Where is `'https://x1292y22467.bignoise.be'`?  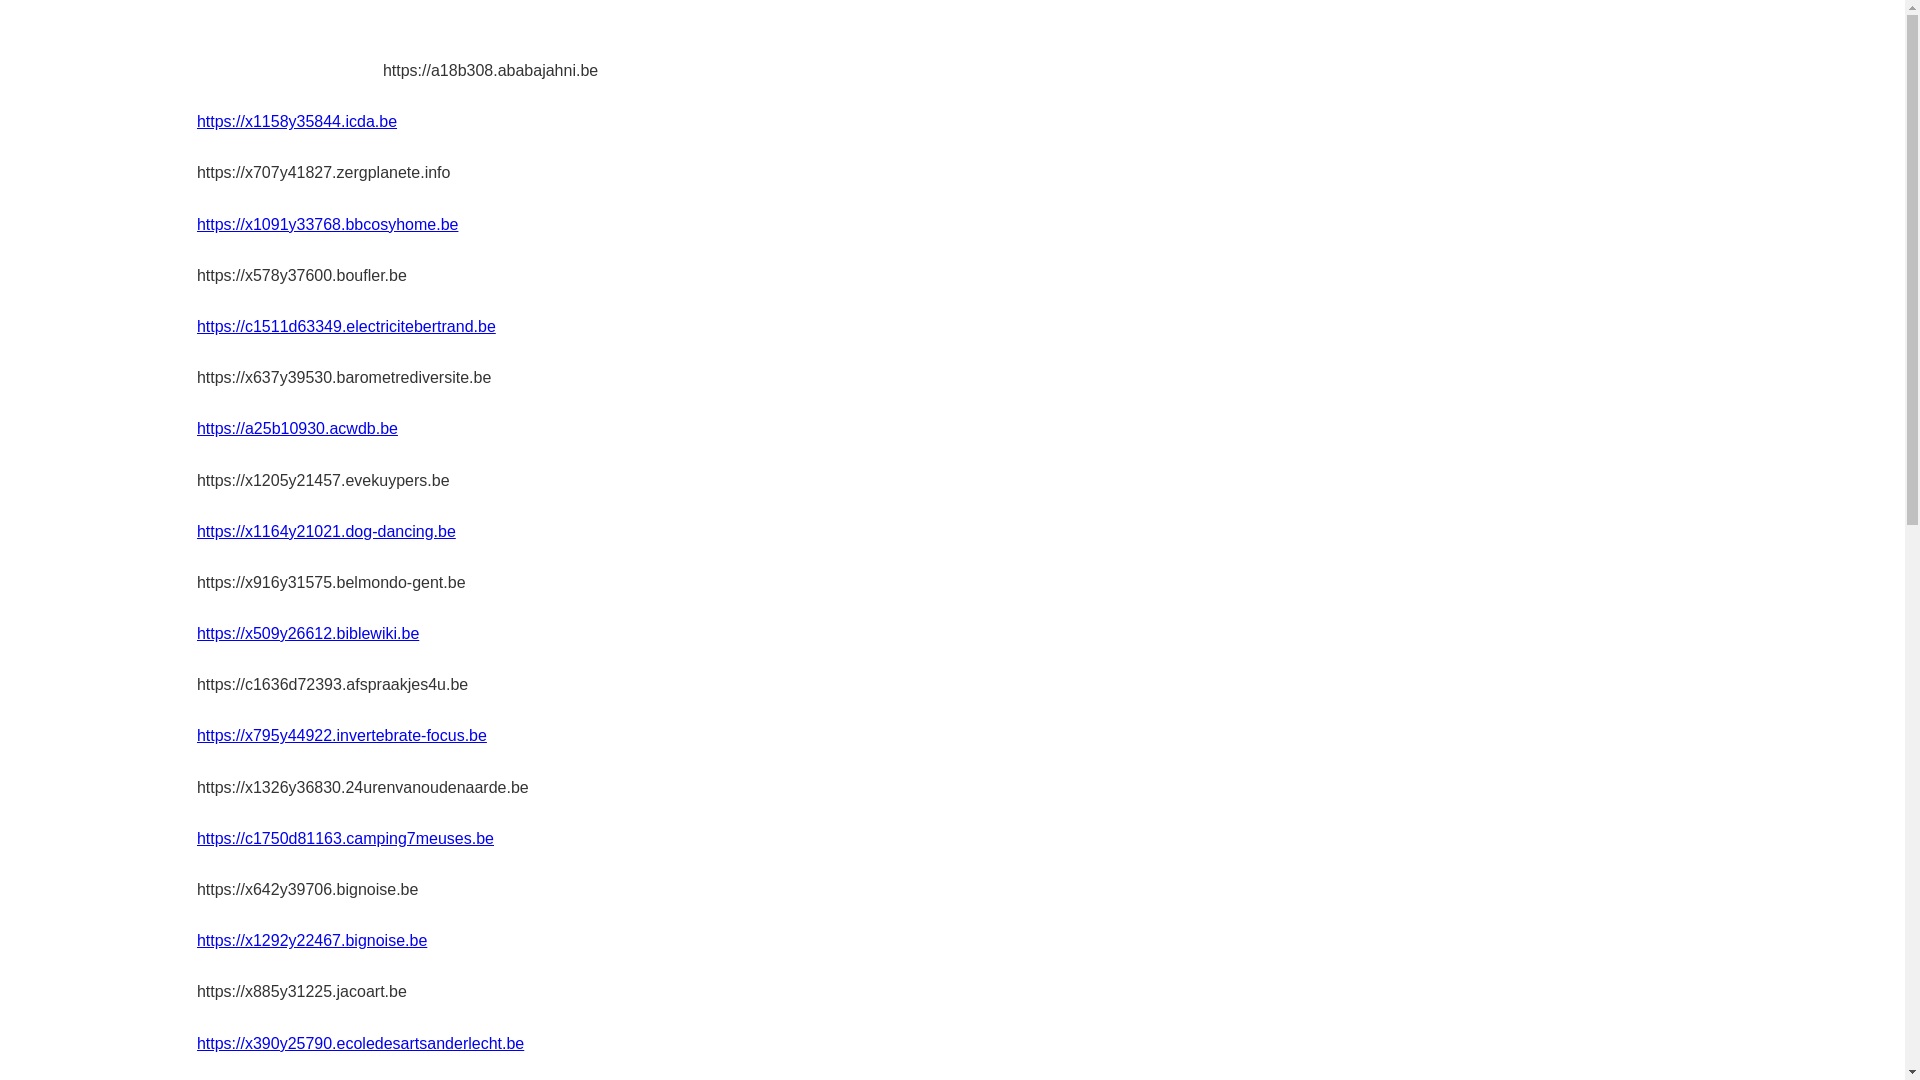 'https://x1292y22467.bignoise.be' is located at coordinates (196, 940).